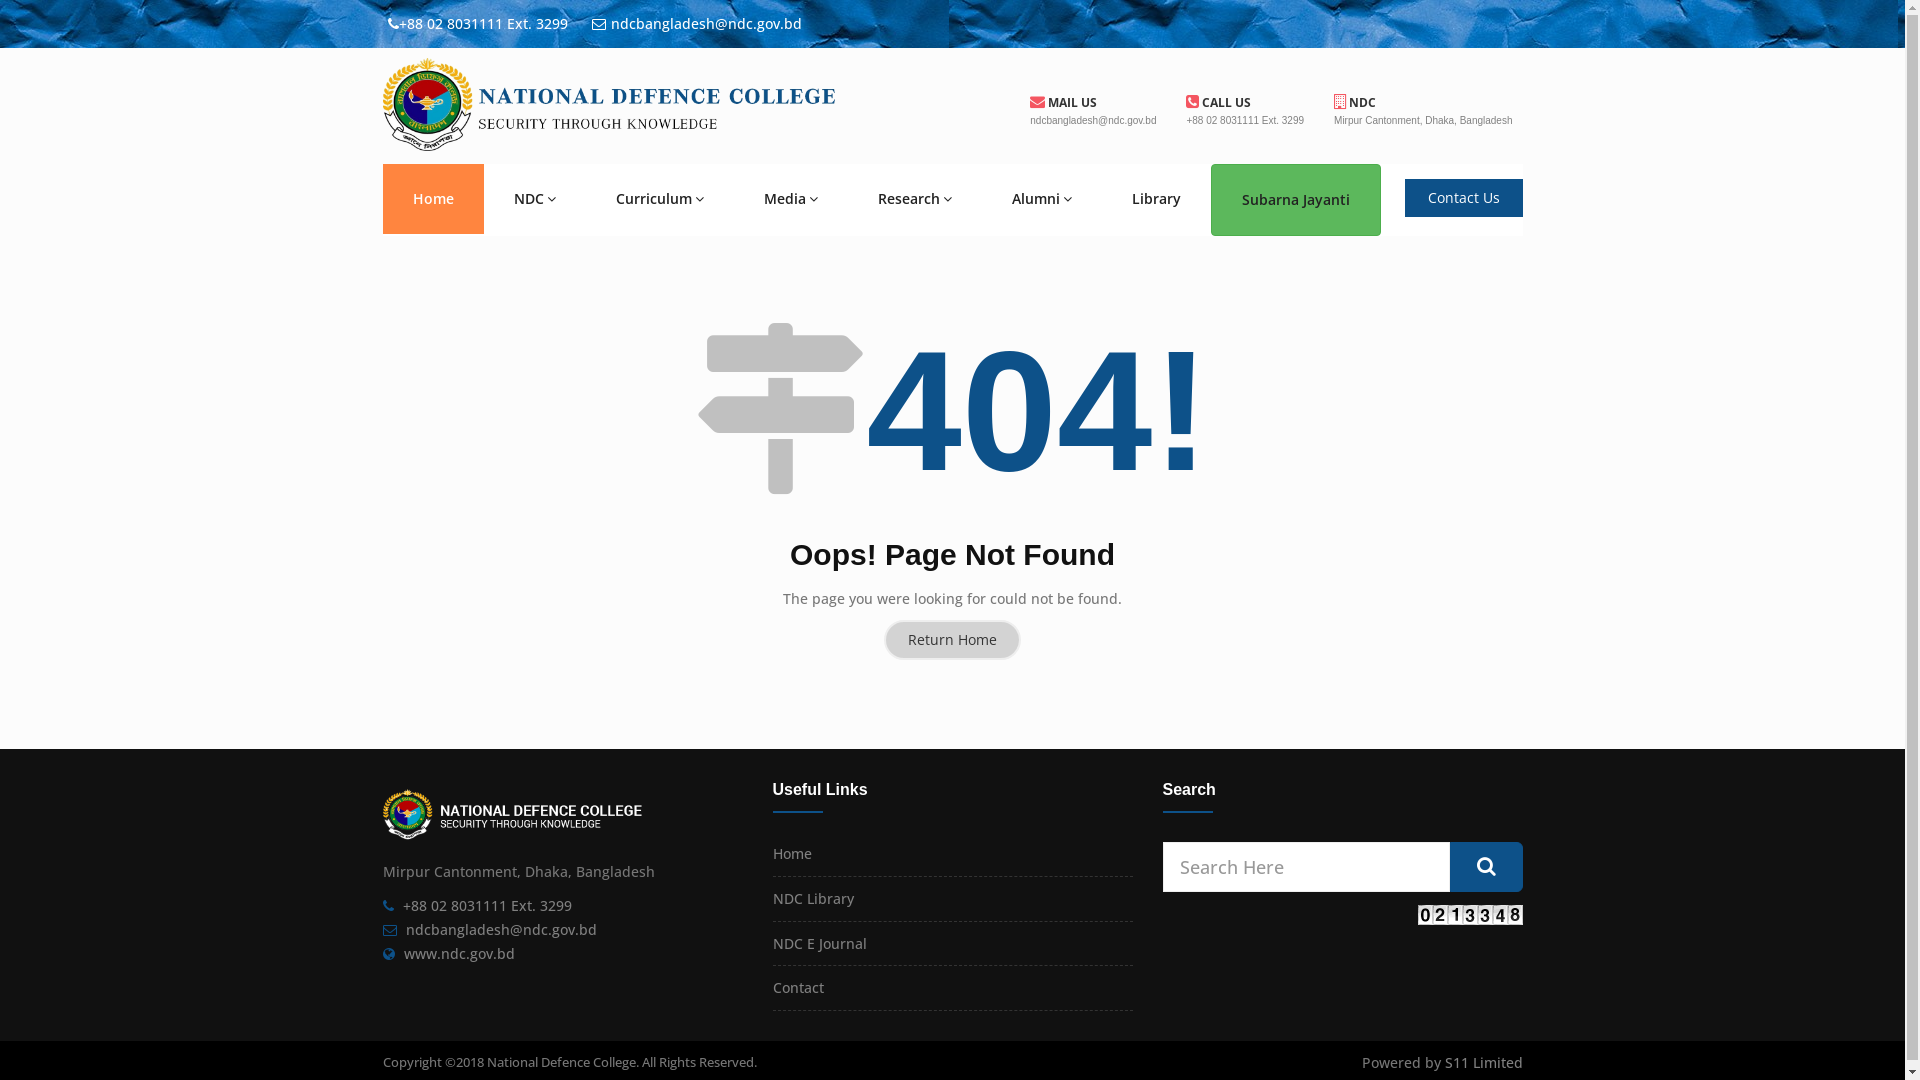 The height and width of the screenshot is (1080, 1920). I want to click on 'Subarna Jayanti', so click(1295, 200).